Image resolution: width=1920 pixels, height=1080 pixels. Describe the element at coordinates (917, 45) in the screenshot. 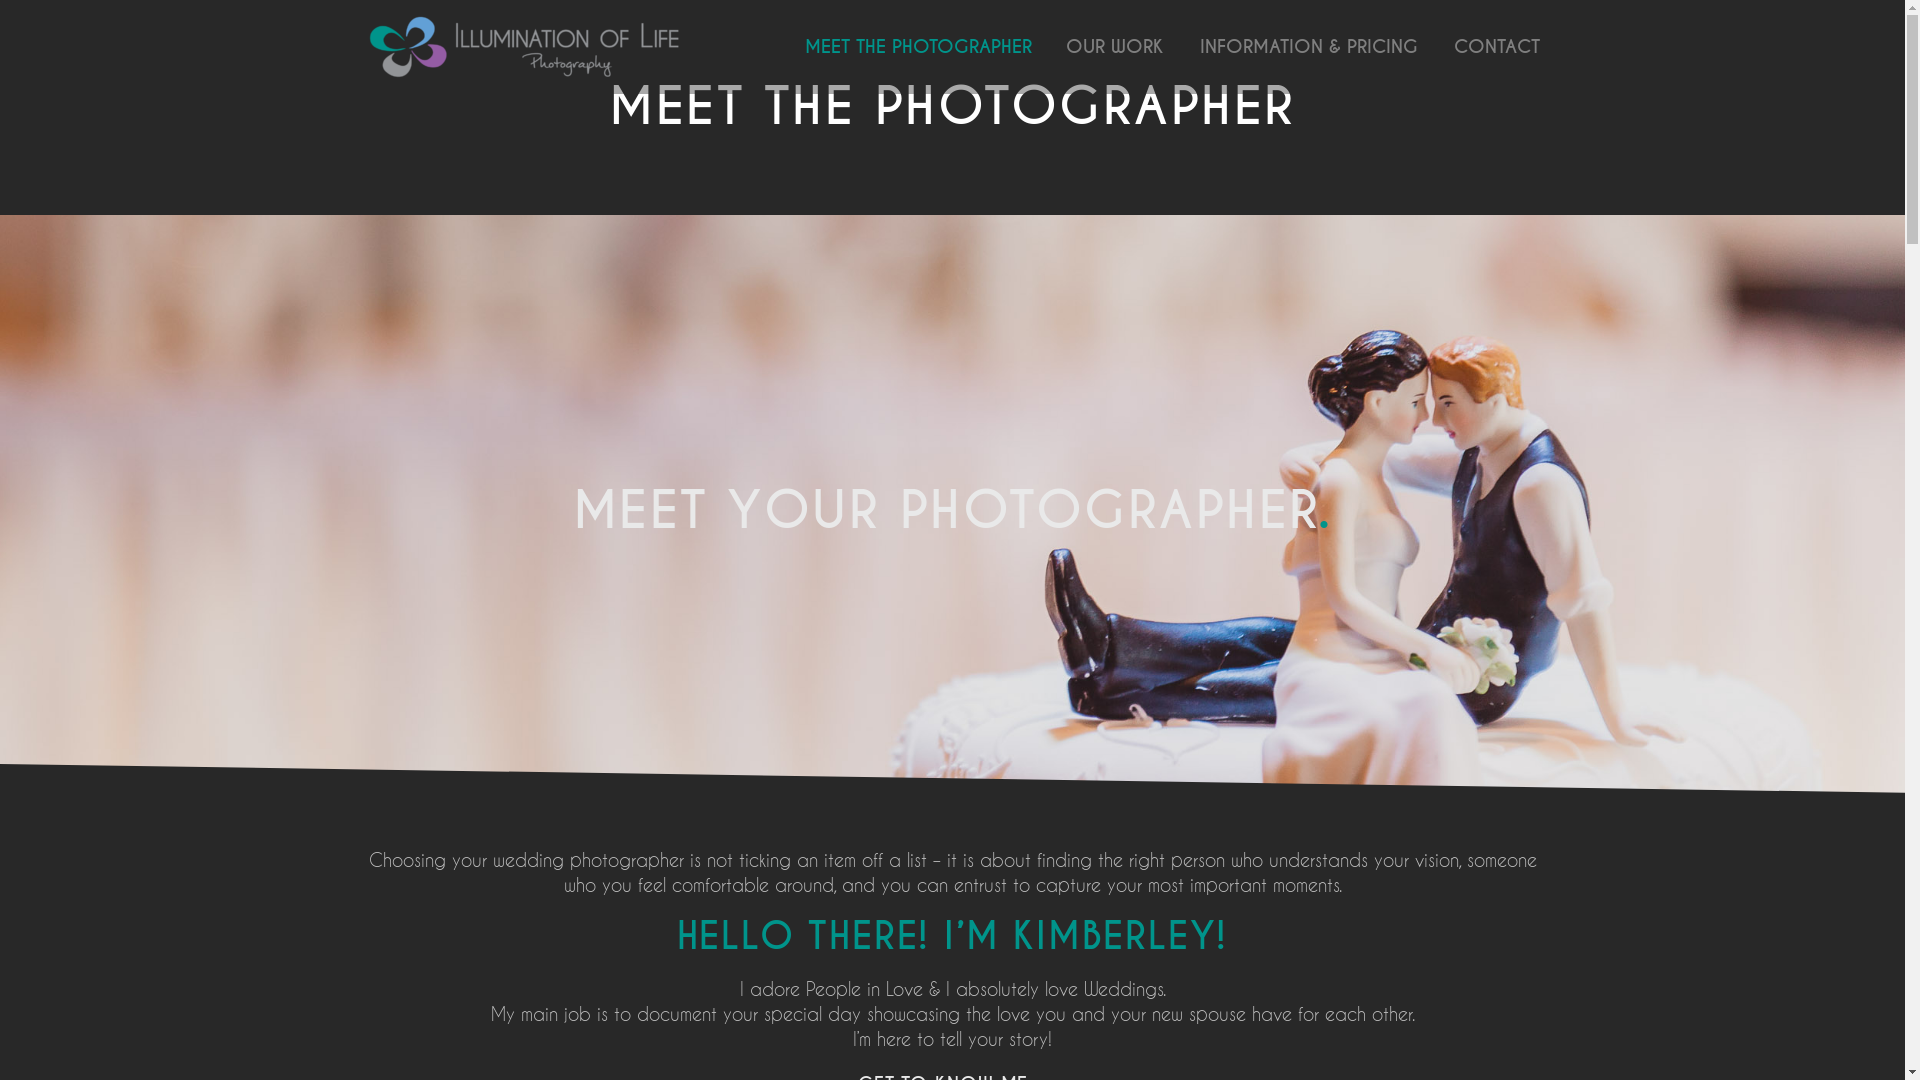

I see `'MEET THE PHOTOGRAPHER'` at that location.